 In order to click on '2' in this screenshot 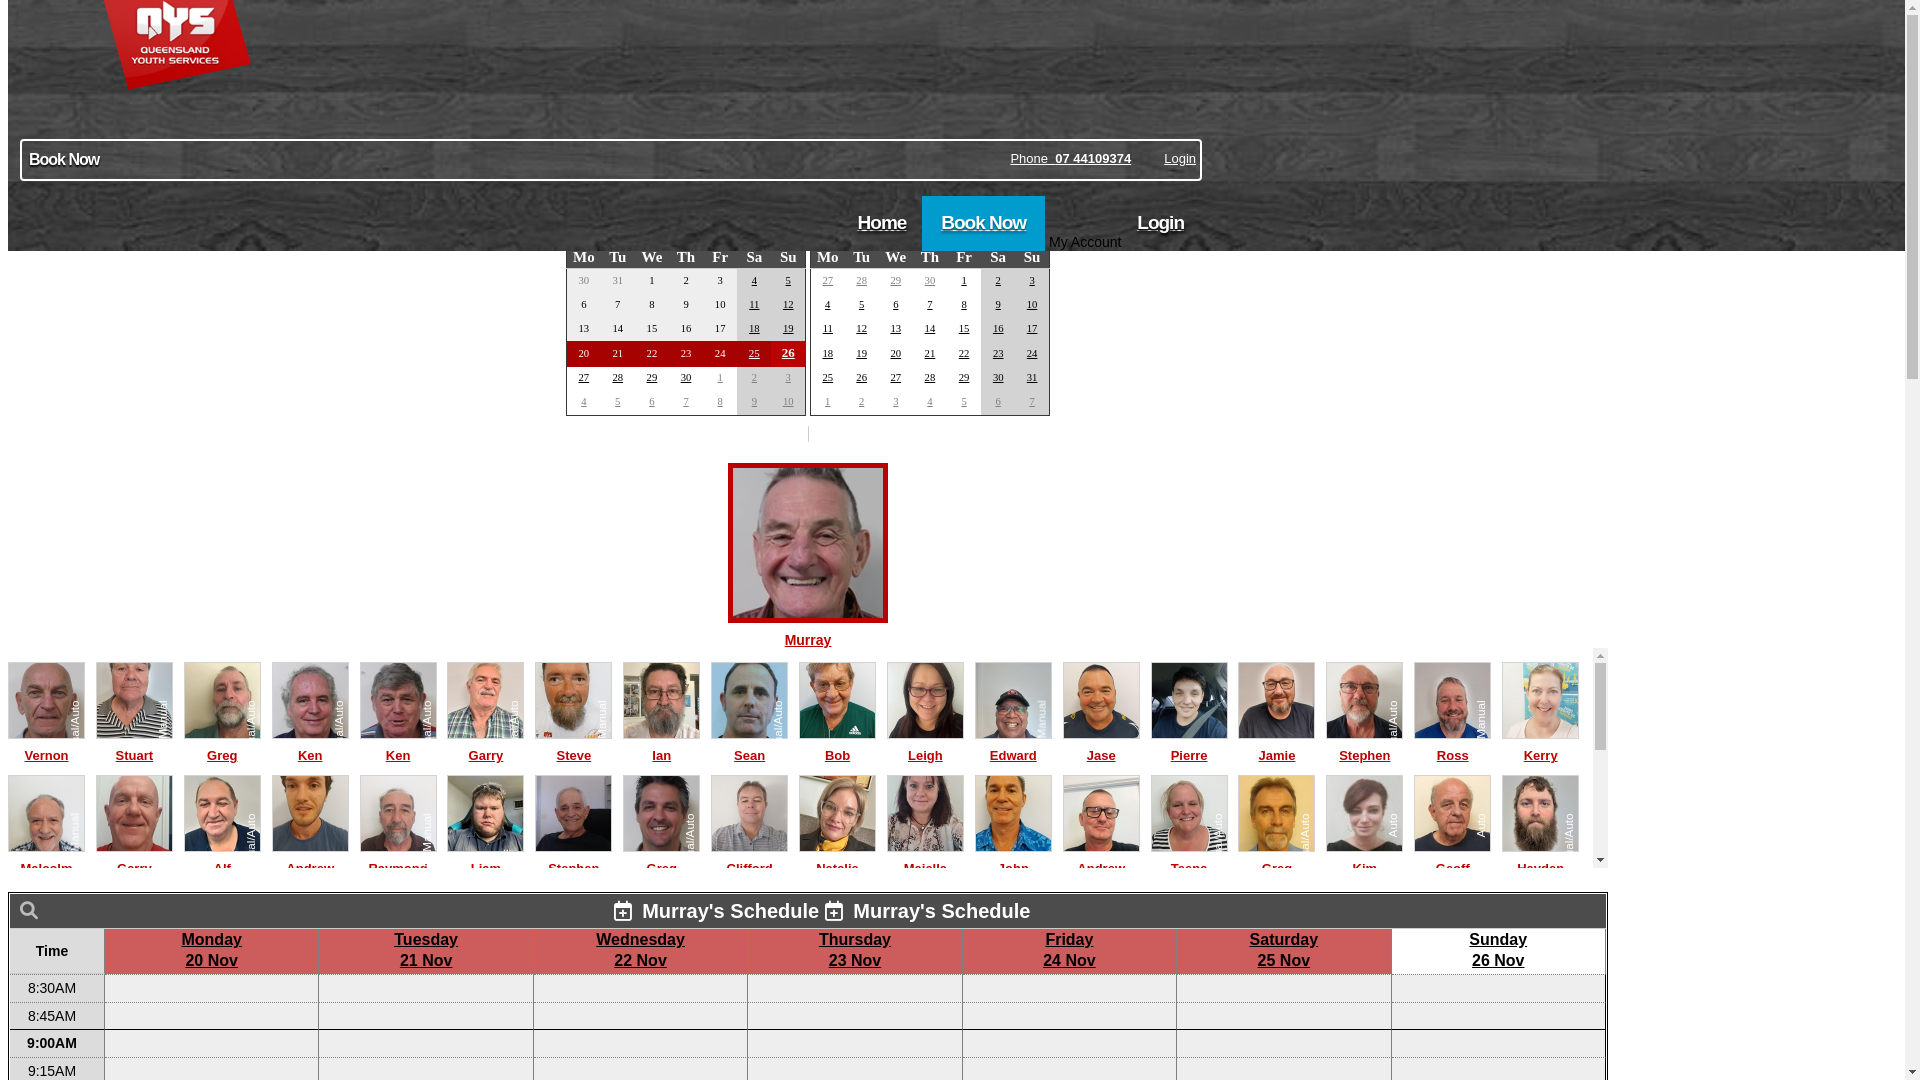, I will do `click(751, 377)`.